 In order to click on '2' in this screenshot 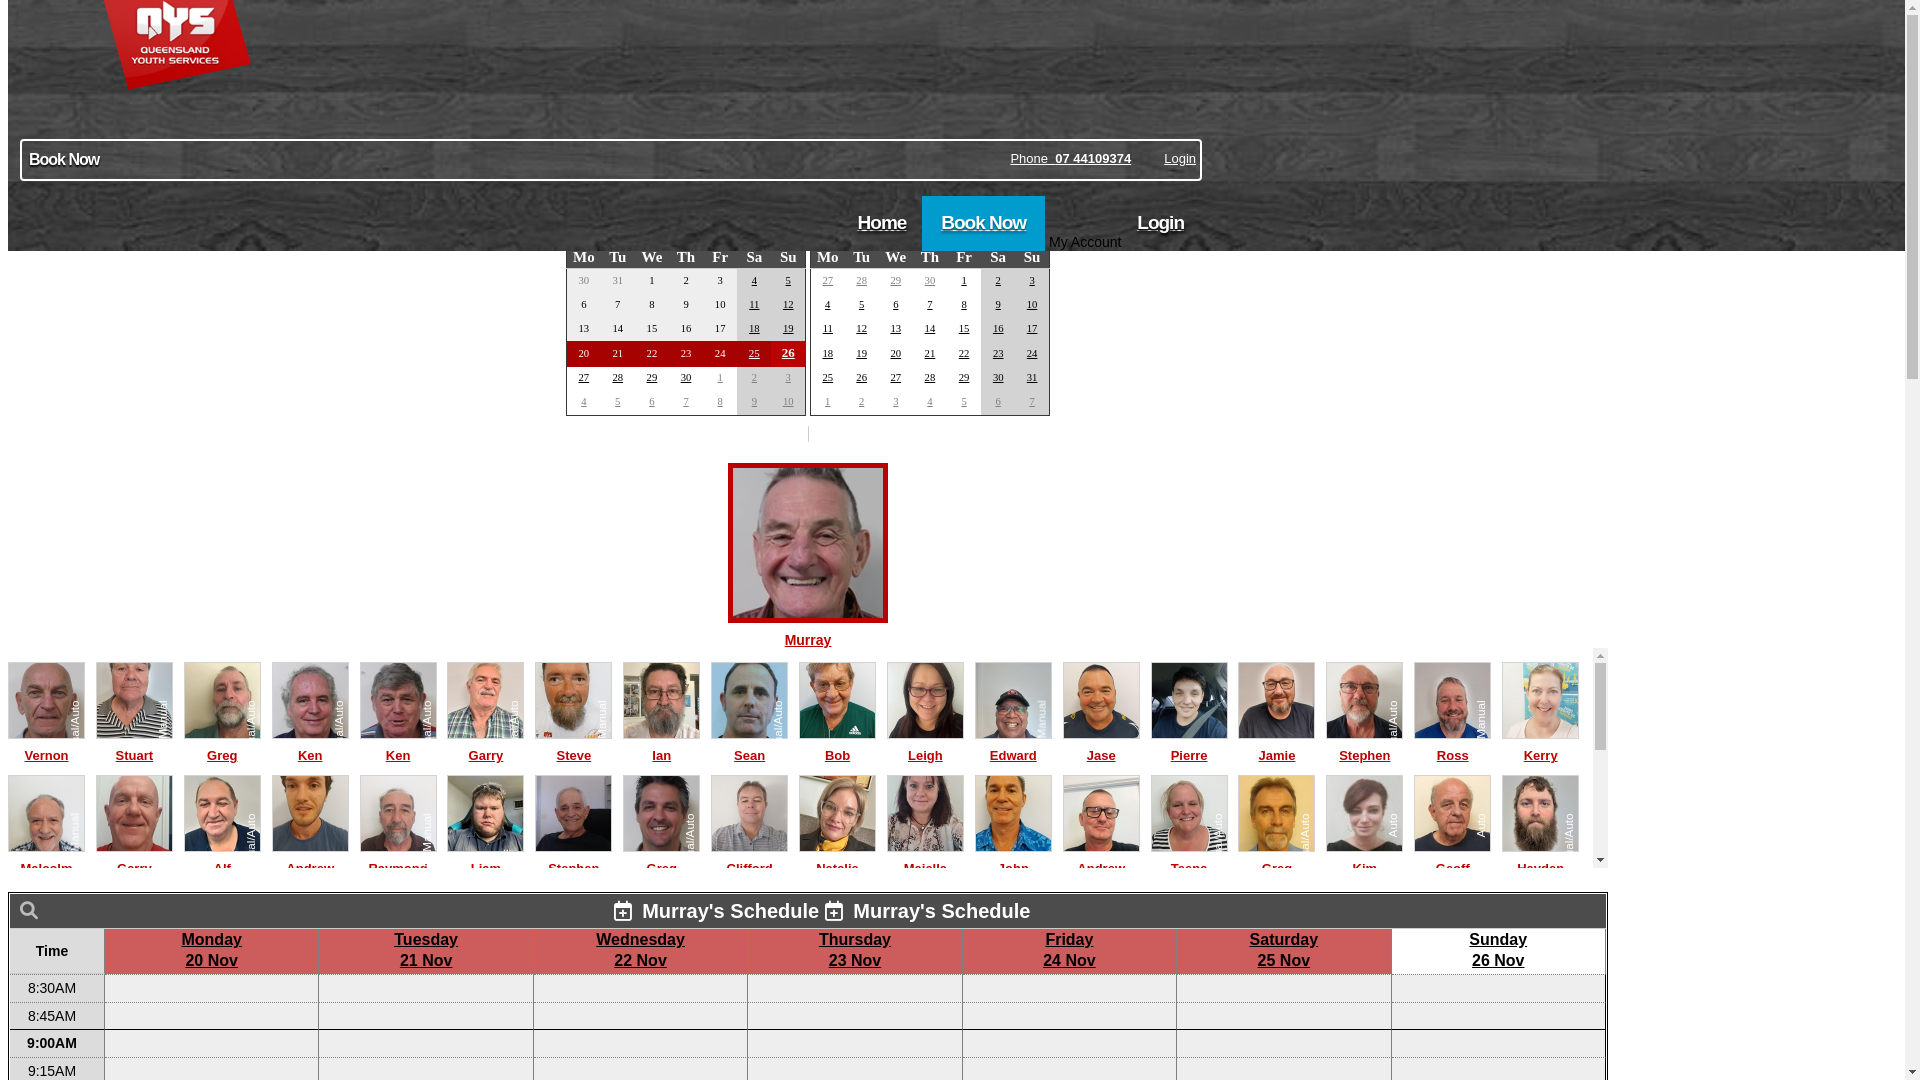, I will do `click(751, 377)`.